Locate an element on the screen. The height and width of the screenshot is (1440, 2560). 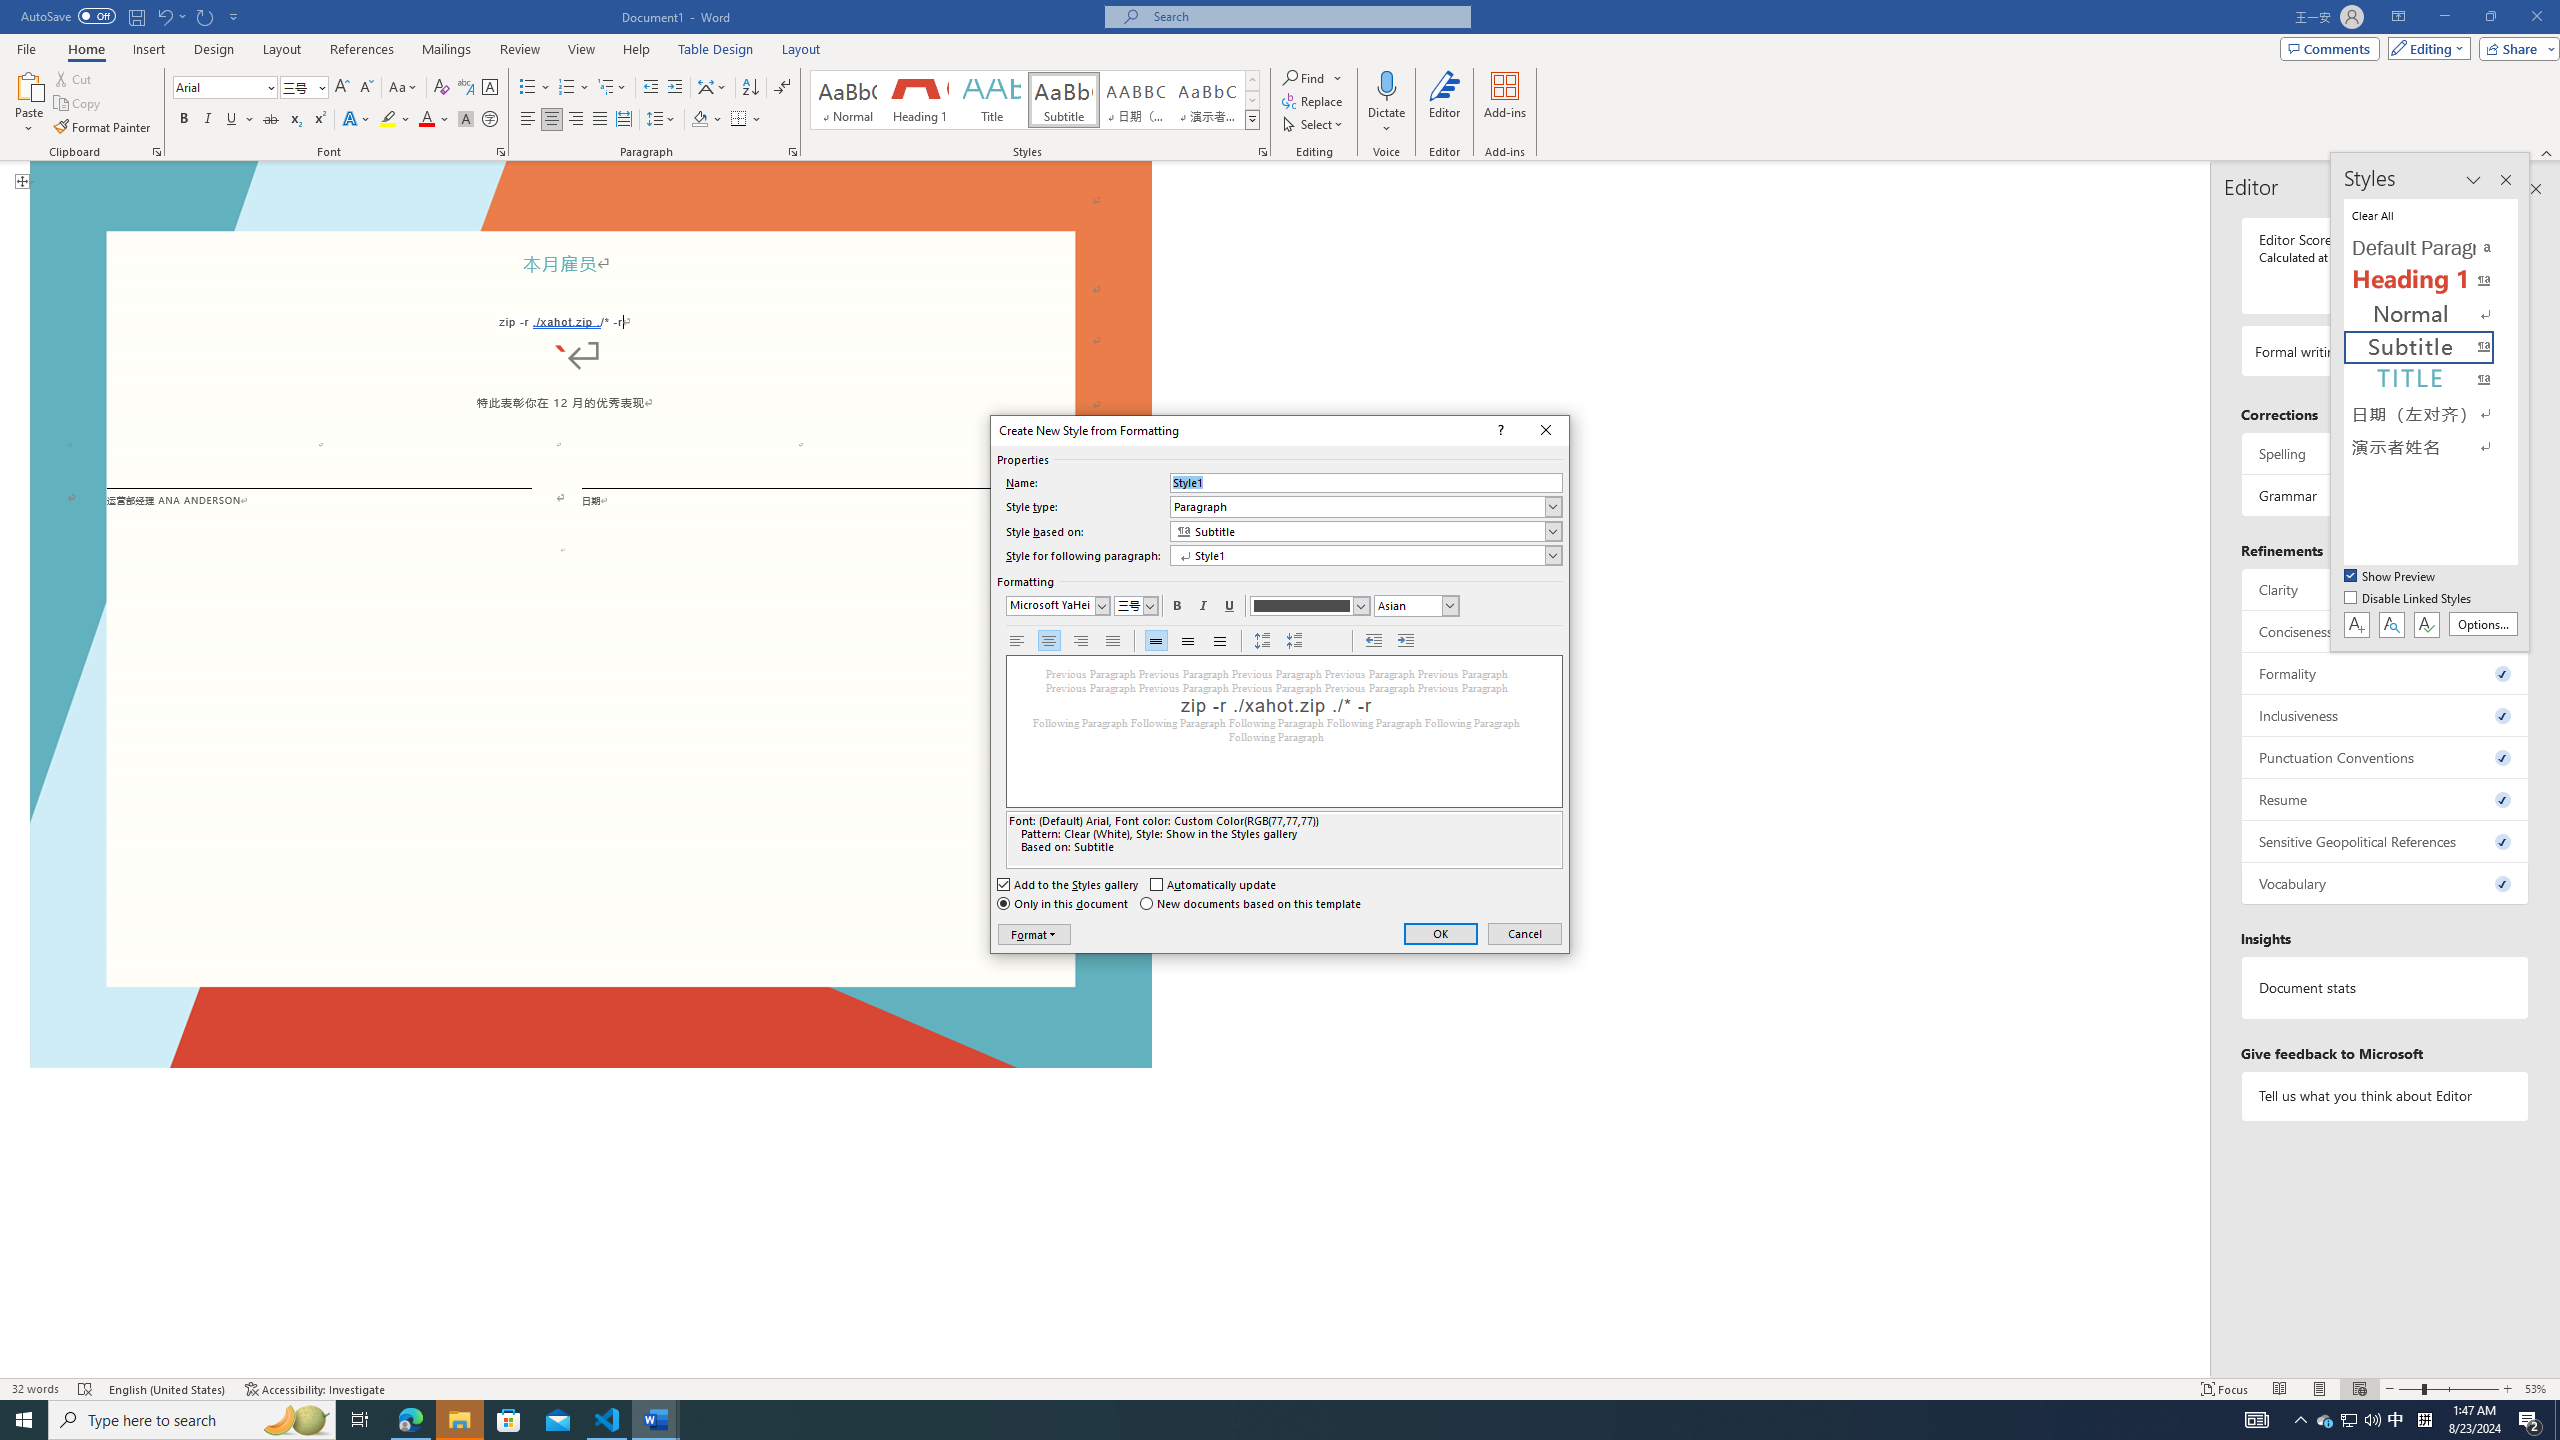
'Editing' is located at coordinates (2425, 47).